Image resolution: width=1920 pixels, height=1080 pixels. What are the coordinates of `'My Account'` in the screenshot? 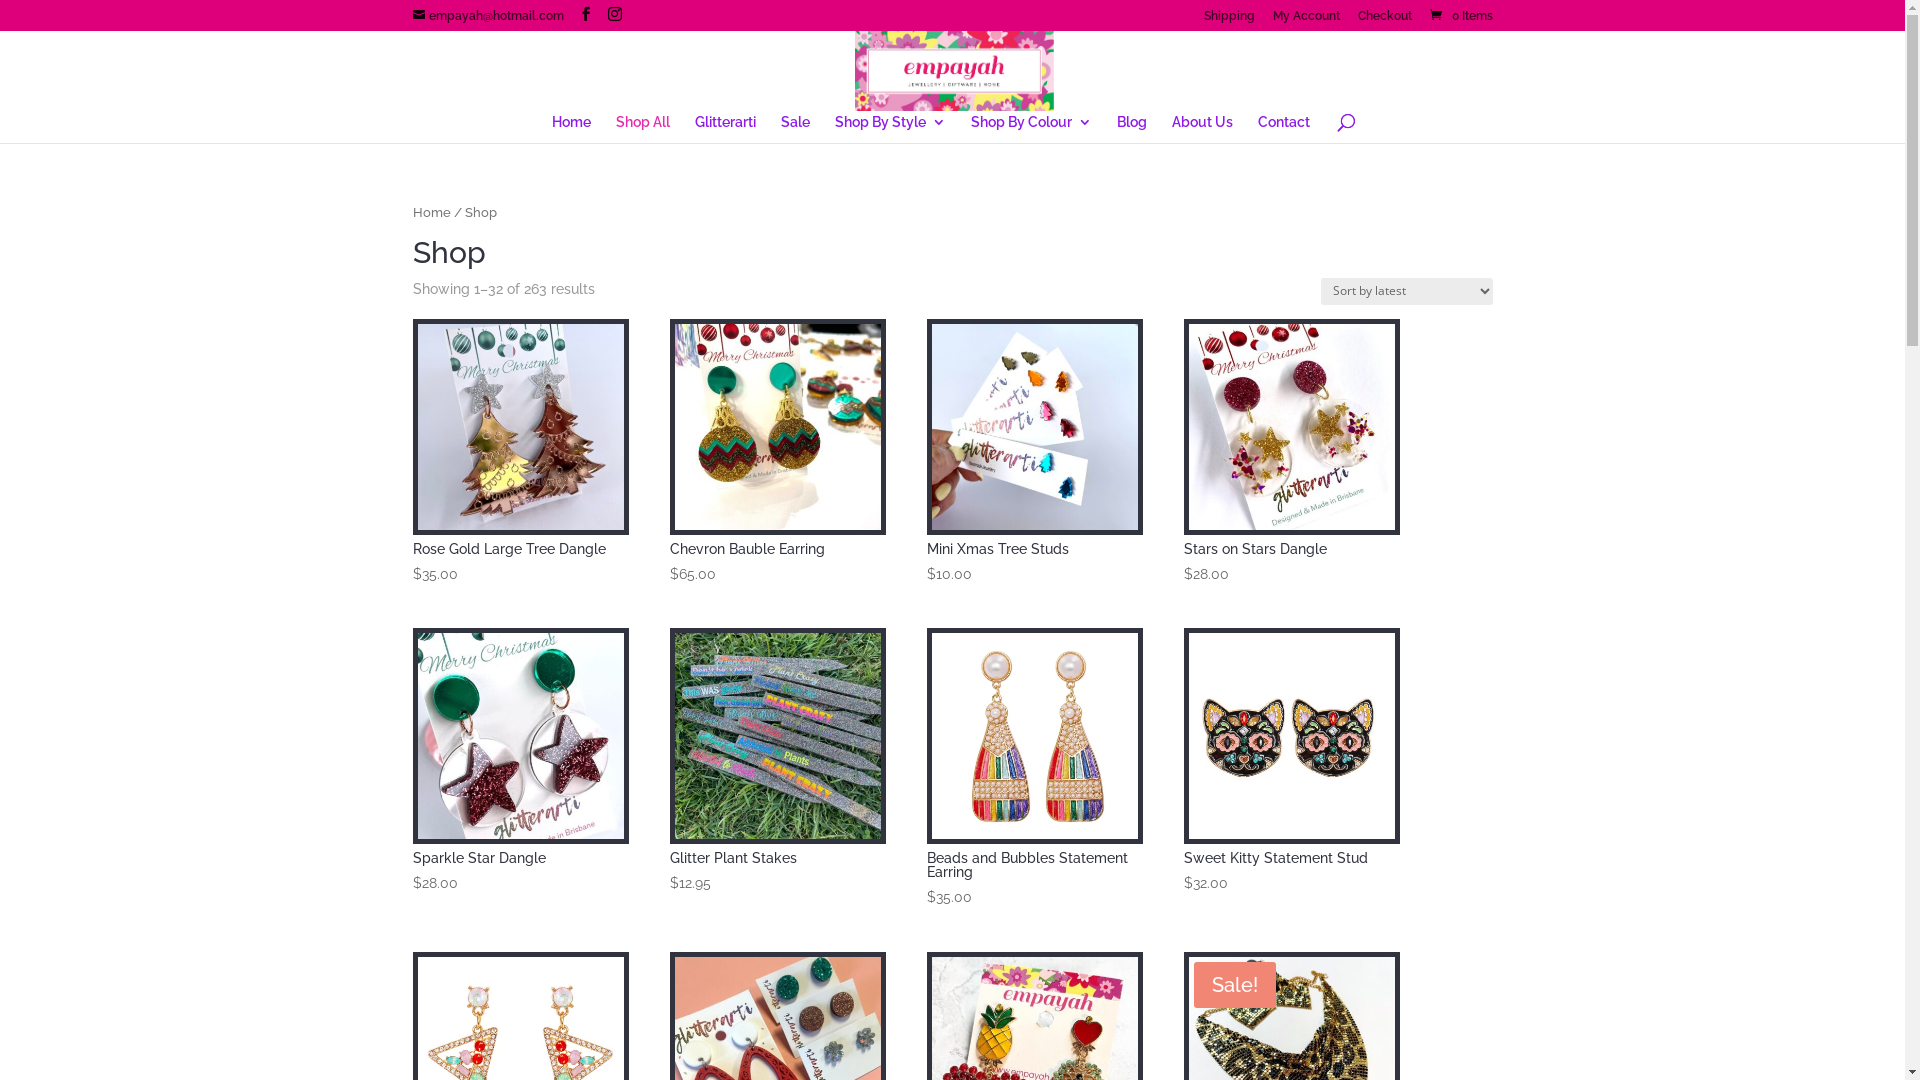 It's located at (1305, 20).